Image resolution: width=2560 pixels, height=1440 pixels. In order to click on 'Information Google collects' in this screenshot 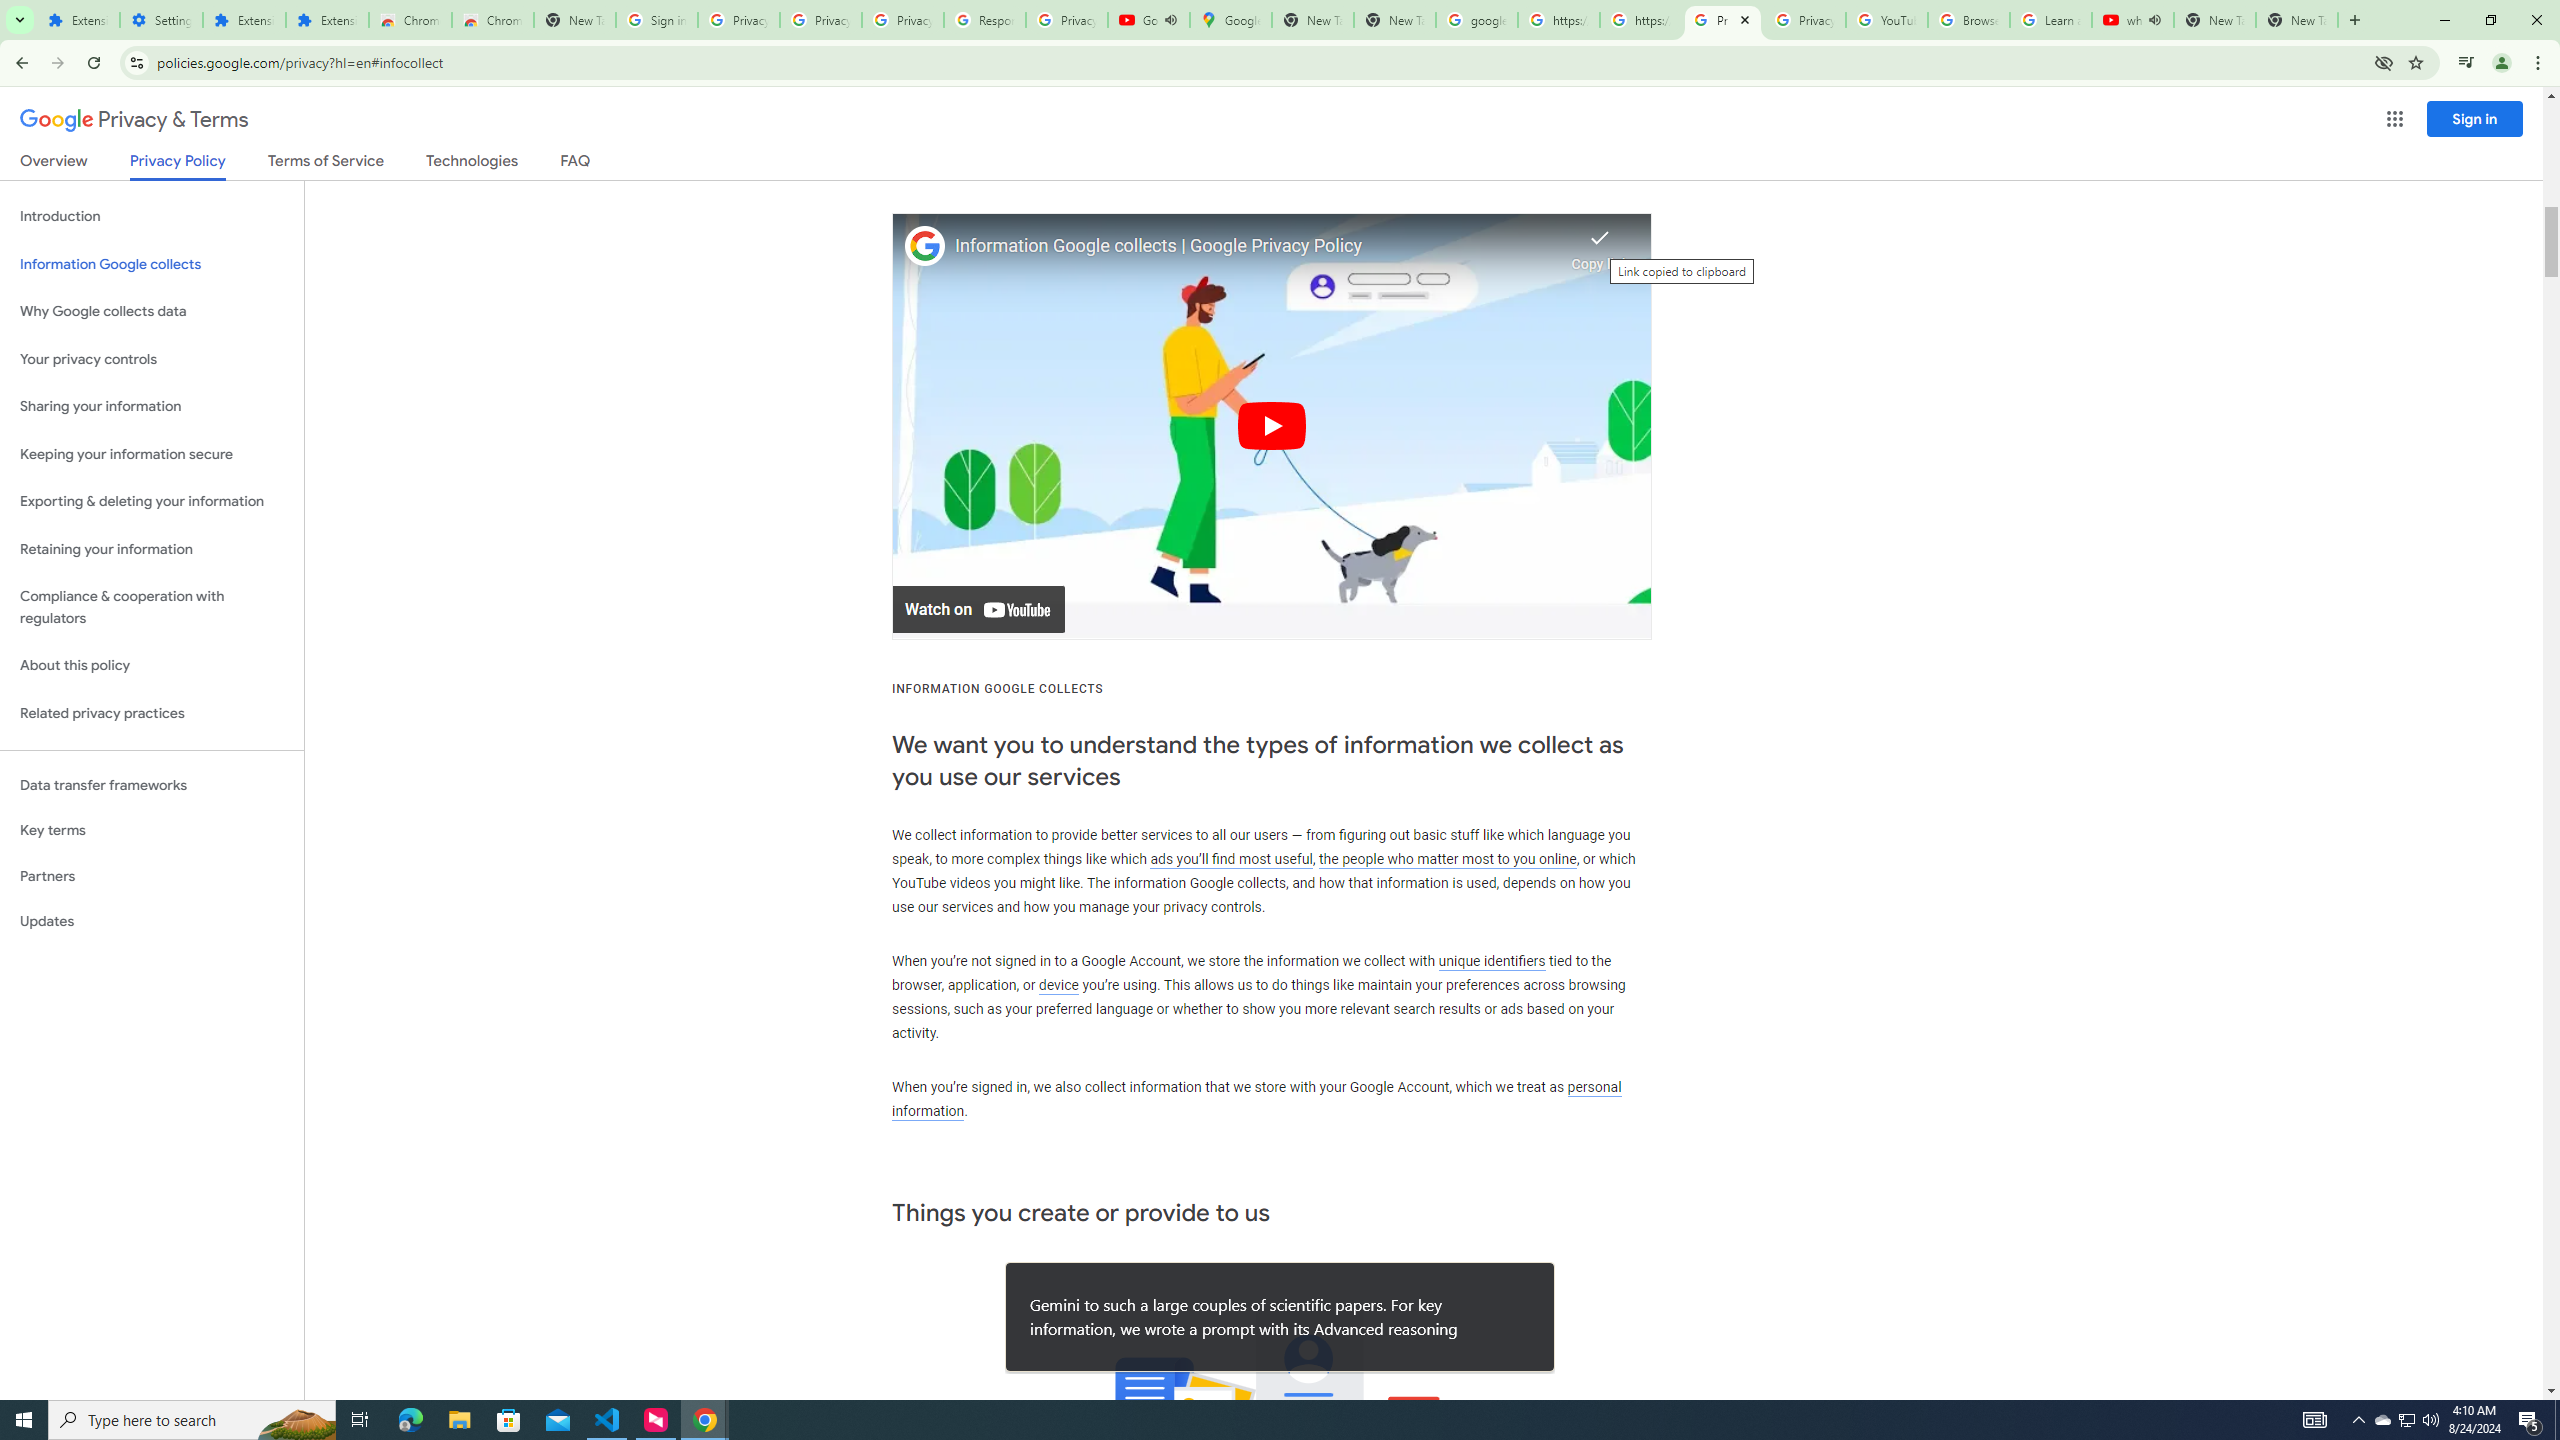, I will do `click(151, 264)`.